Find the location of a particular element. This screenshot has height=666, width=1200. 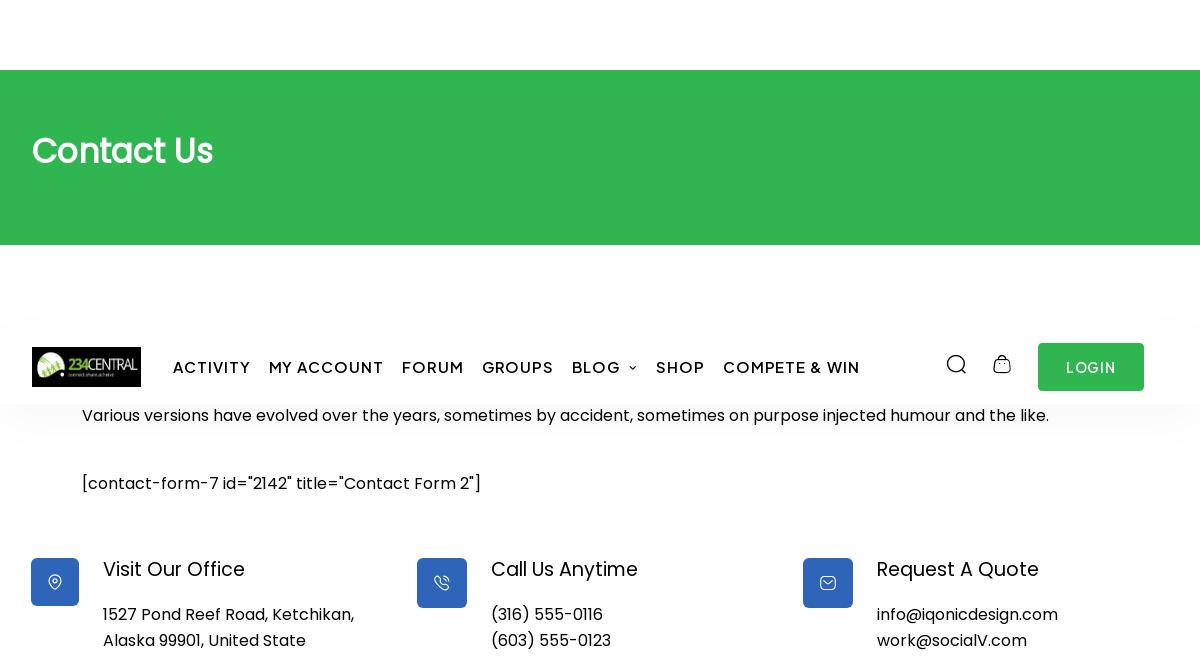

'1527 Pond Reef Road, Ketchikan, Alaska 99901, United State' is located at coordinates (226, 295).